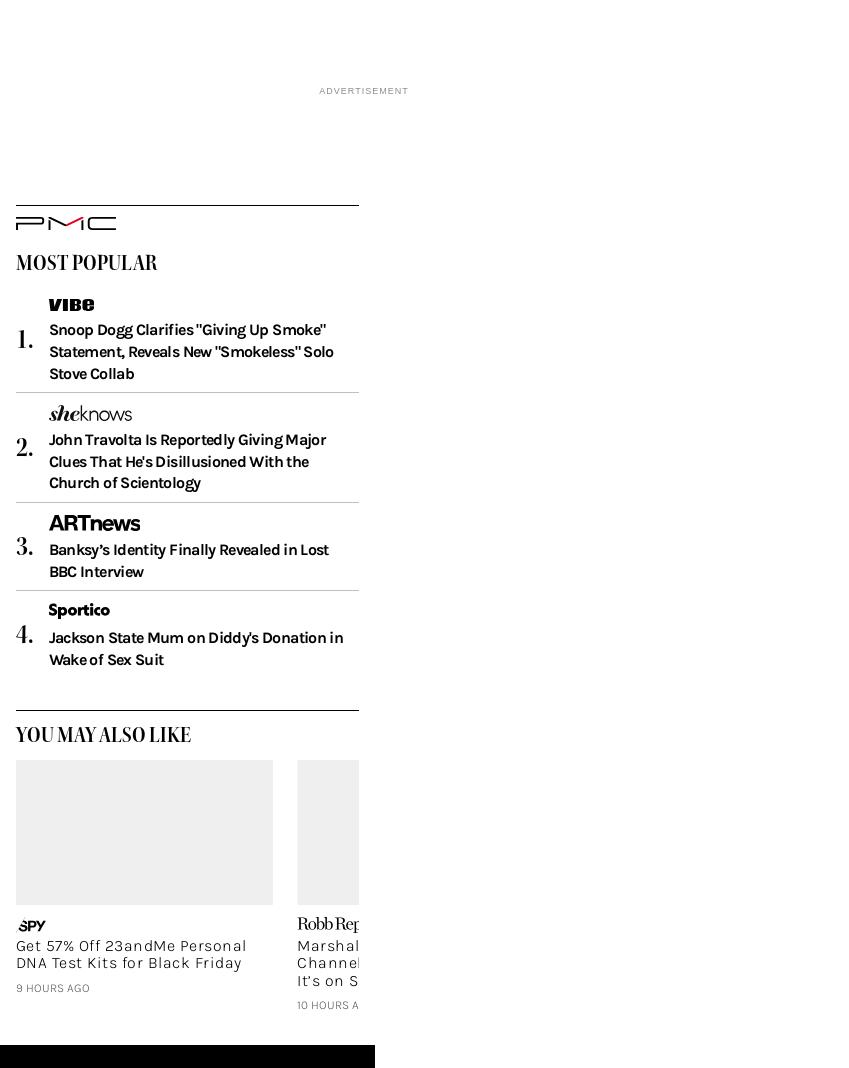  Describe the element at coordinates (576, 990) in the screenshot. I see `'Teyana Taylor Breaks Silence, Addresses Divorce Rumors For “First And Last Time”'` at that location.